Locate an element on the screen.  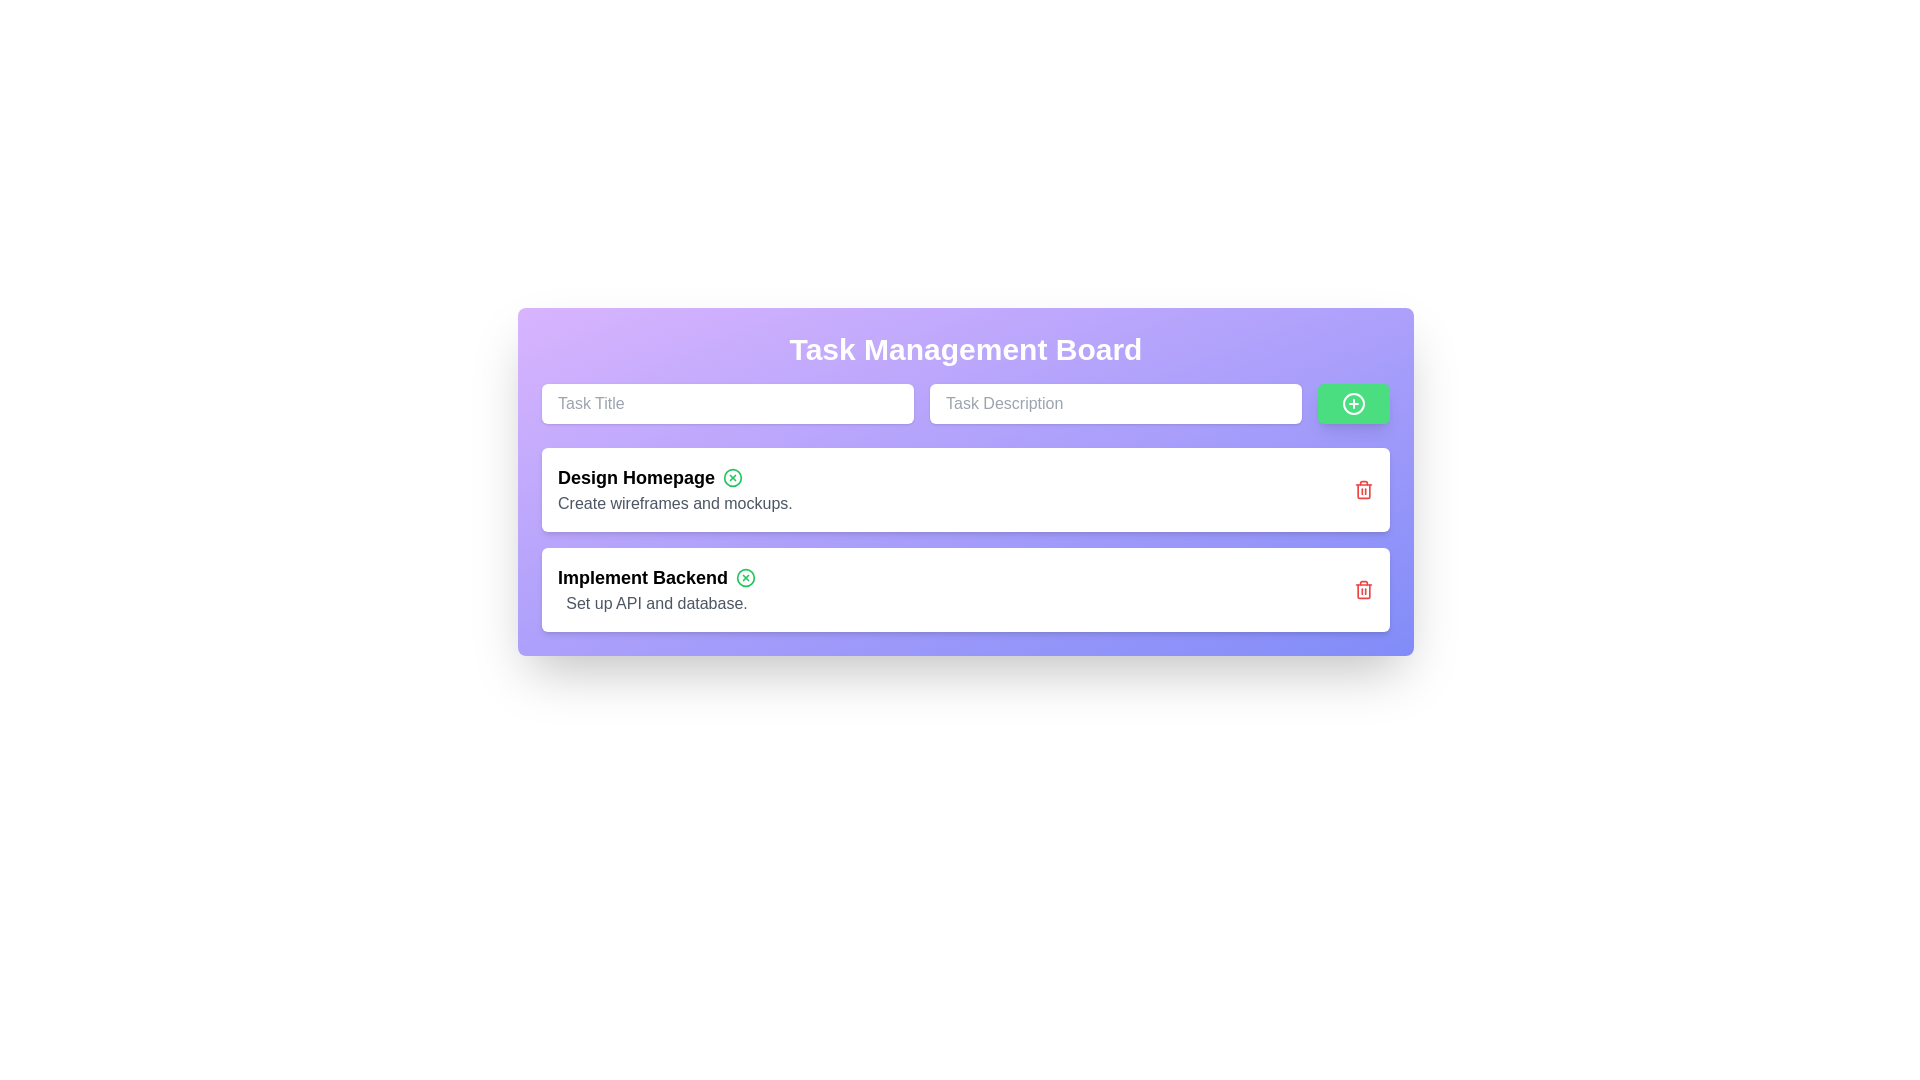
the body of the trash bin icon, which is positioned next to each task entry on the right side is located at coordinates (1362, 589).